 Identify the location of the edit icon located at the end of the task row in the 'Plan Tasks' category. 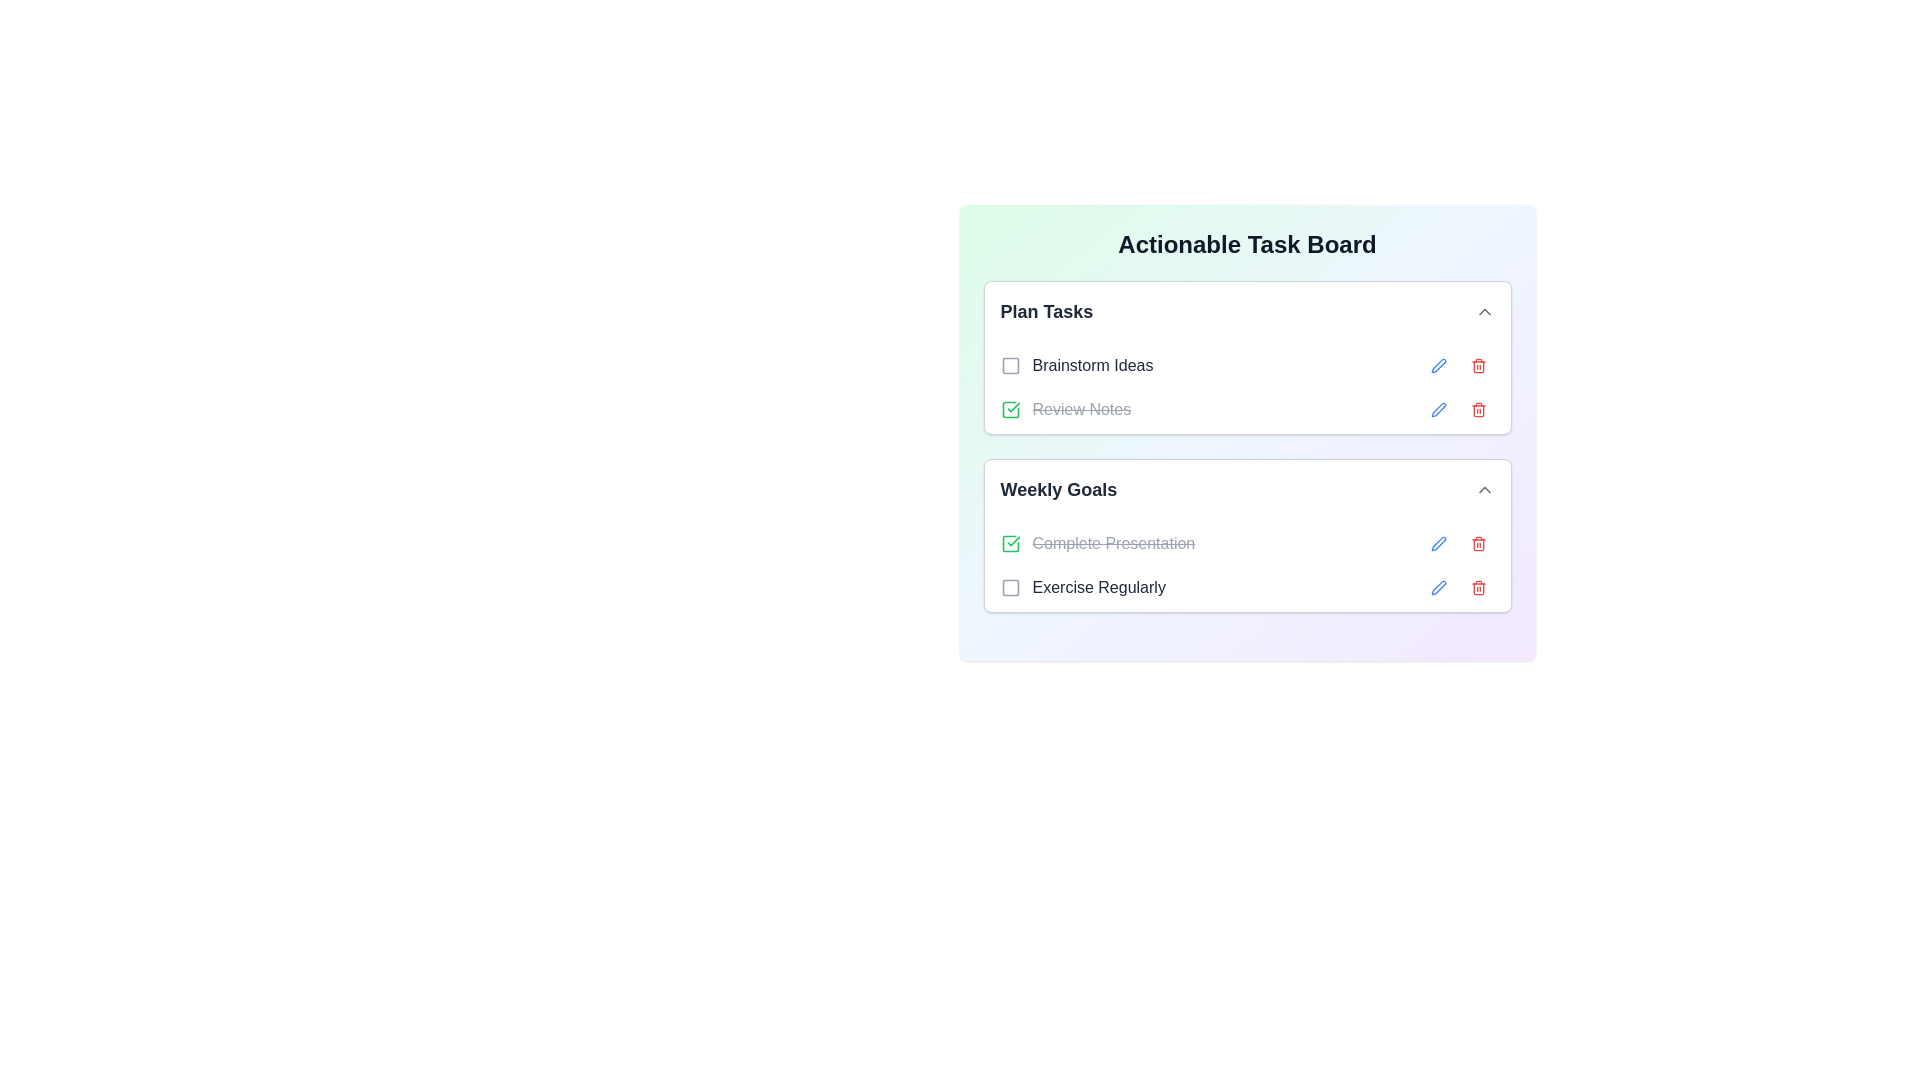
(1437, 408).